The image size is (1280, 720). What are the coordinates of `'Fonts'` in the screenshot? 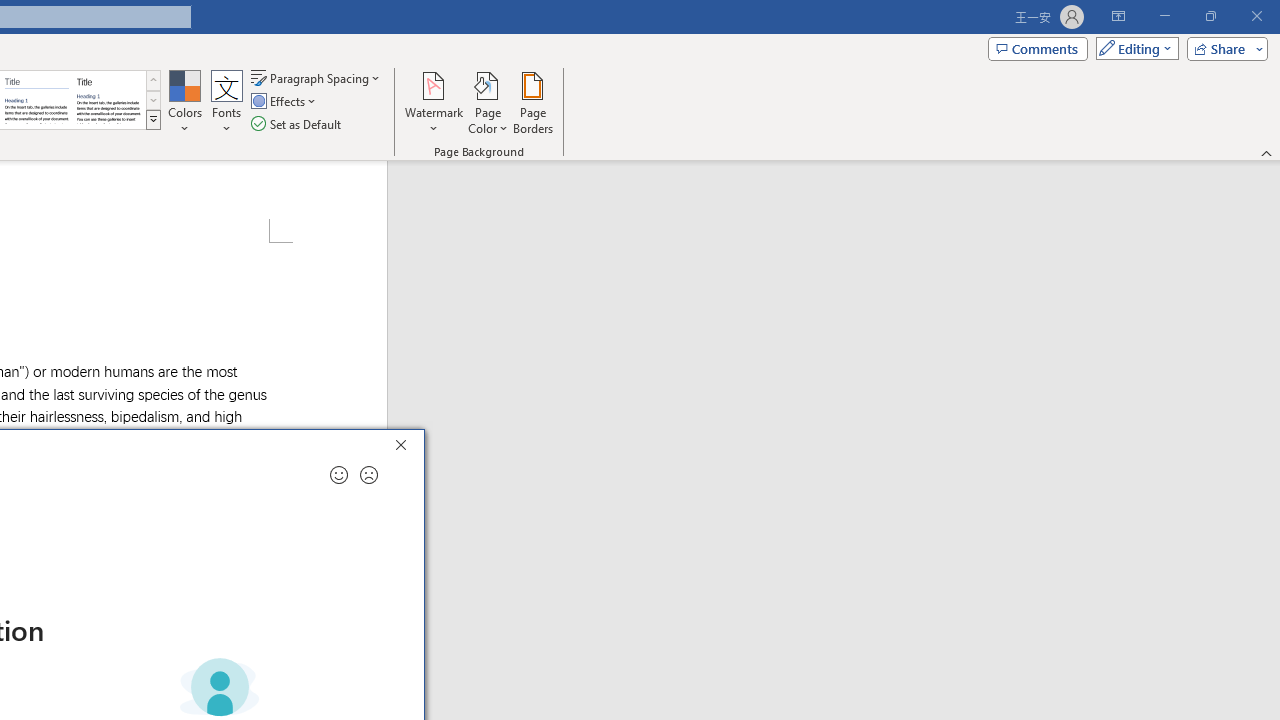 It's located at (227, 103).